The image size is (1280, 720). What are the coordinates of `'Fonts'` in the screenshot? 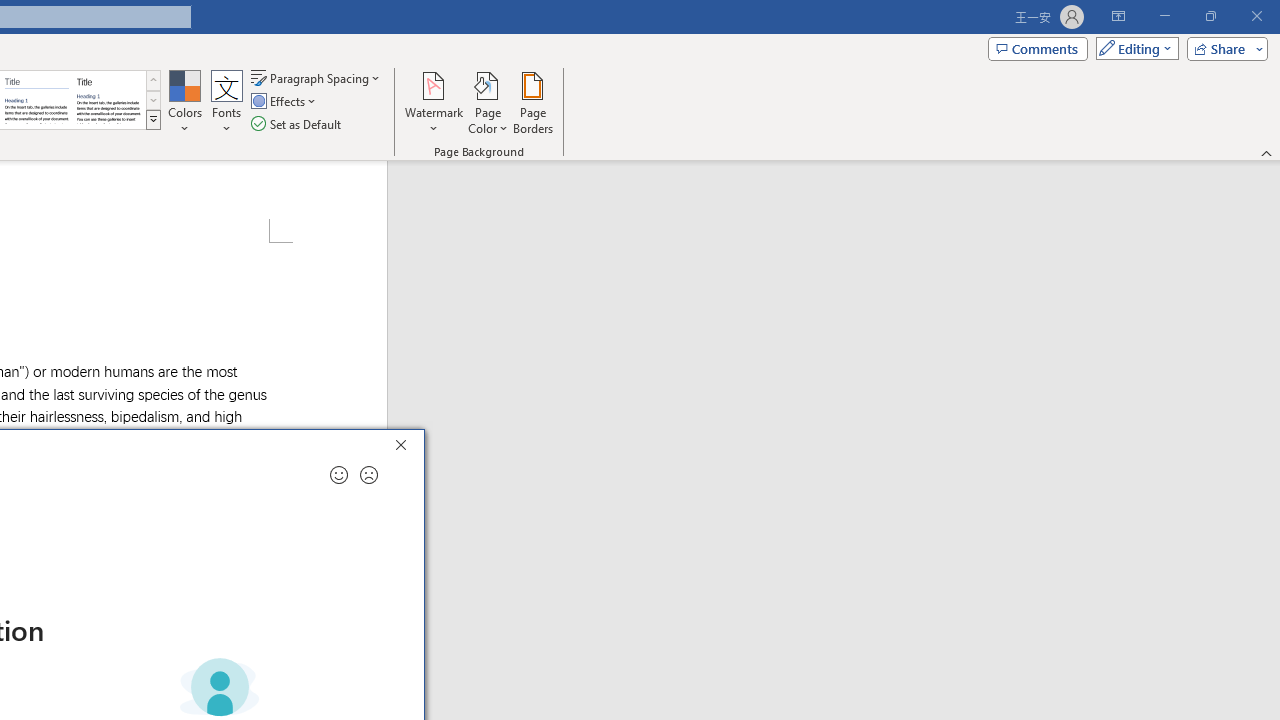 It's located at (227, 103).